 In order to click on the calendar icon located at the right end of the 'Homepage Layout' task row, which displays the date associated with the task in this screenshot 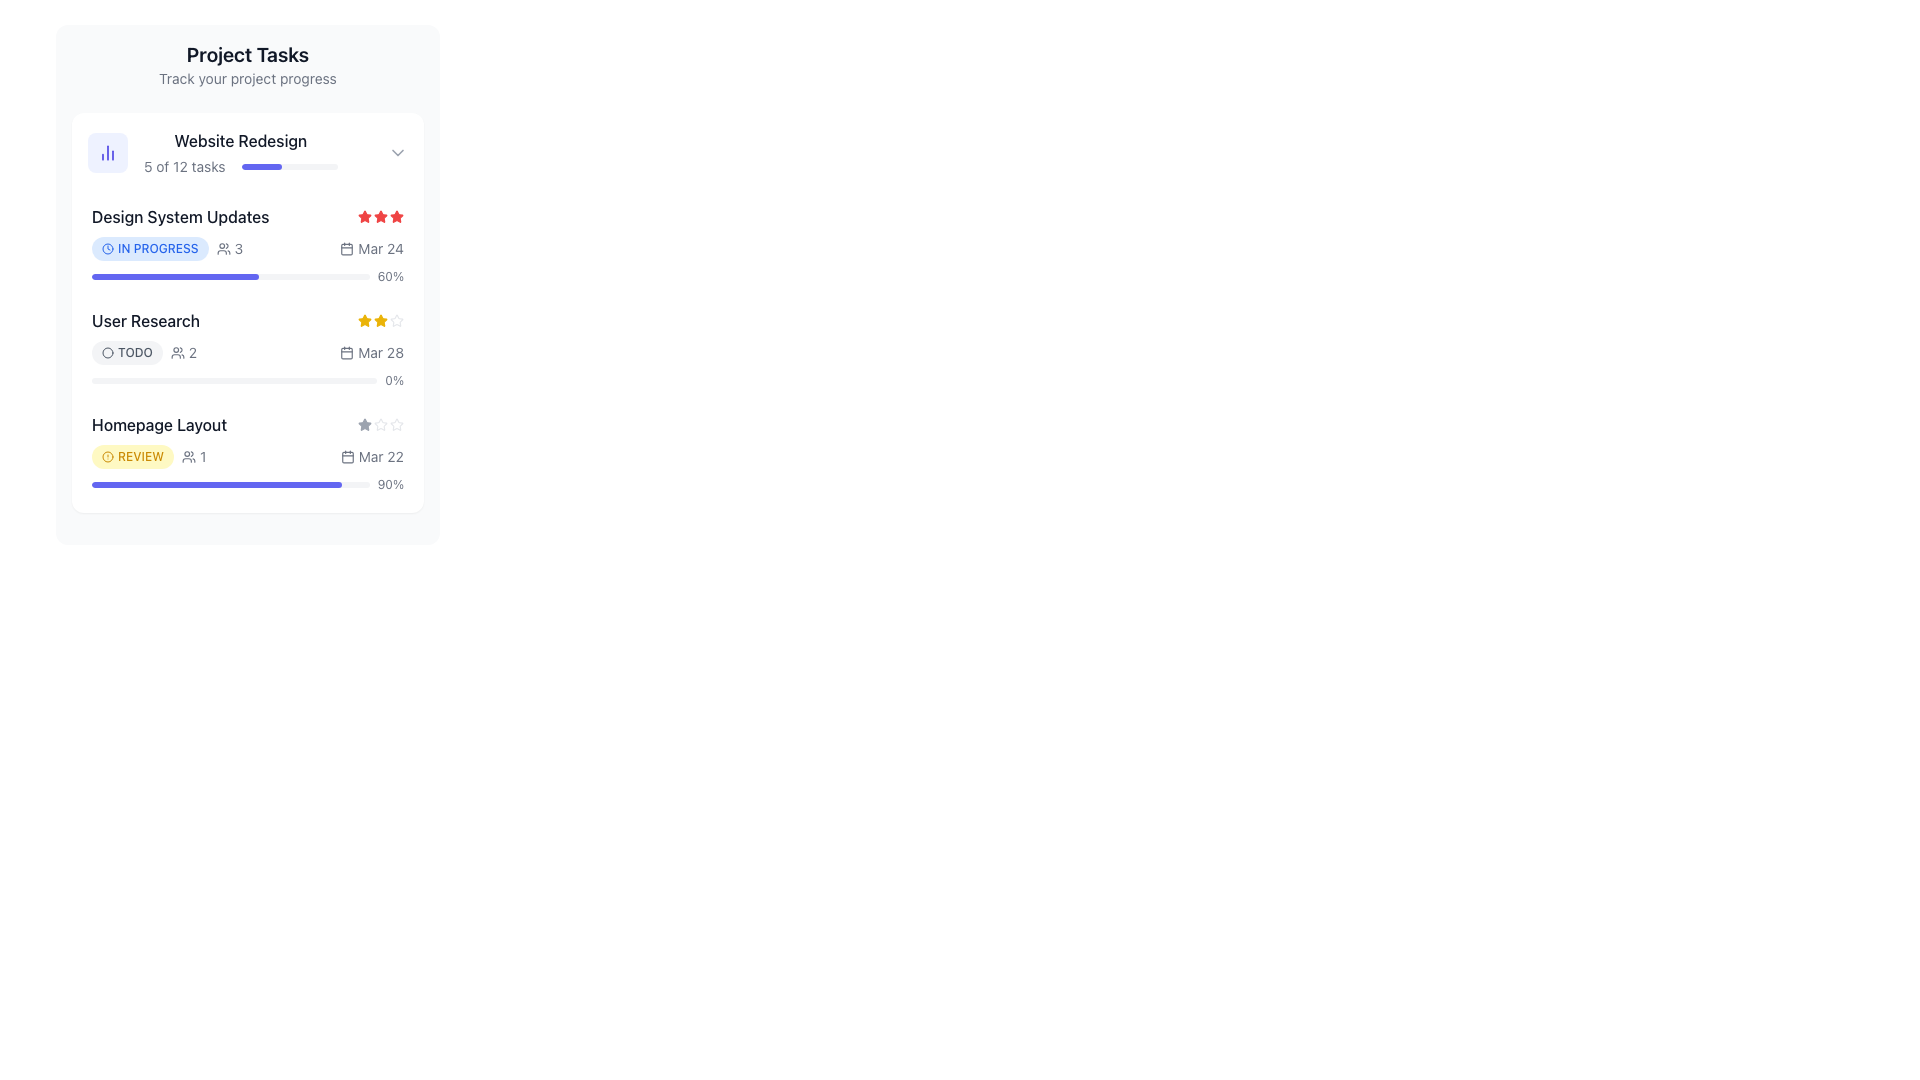, I will do `click(372, 456)`.